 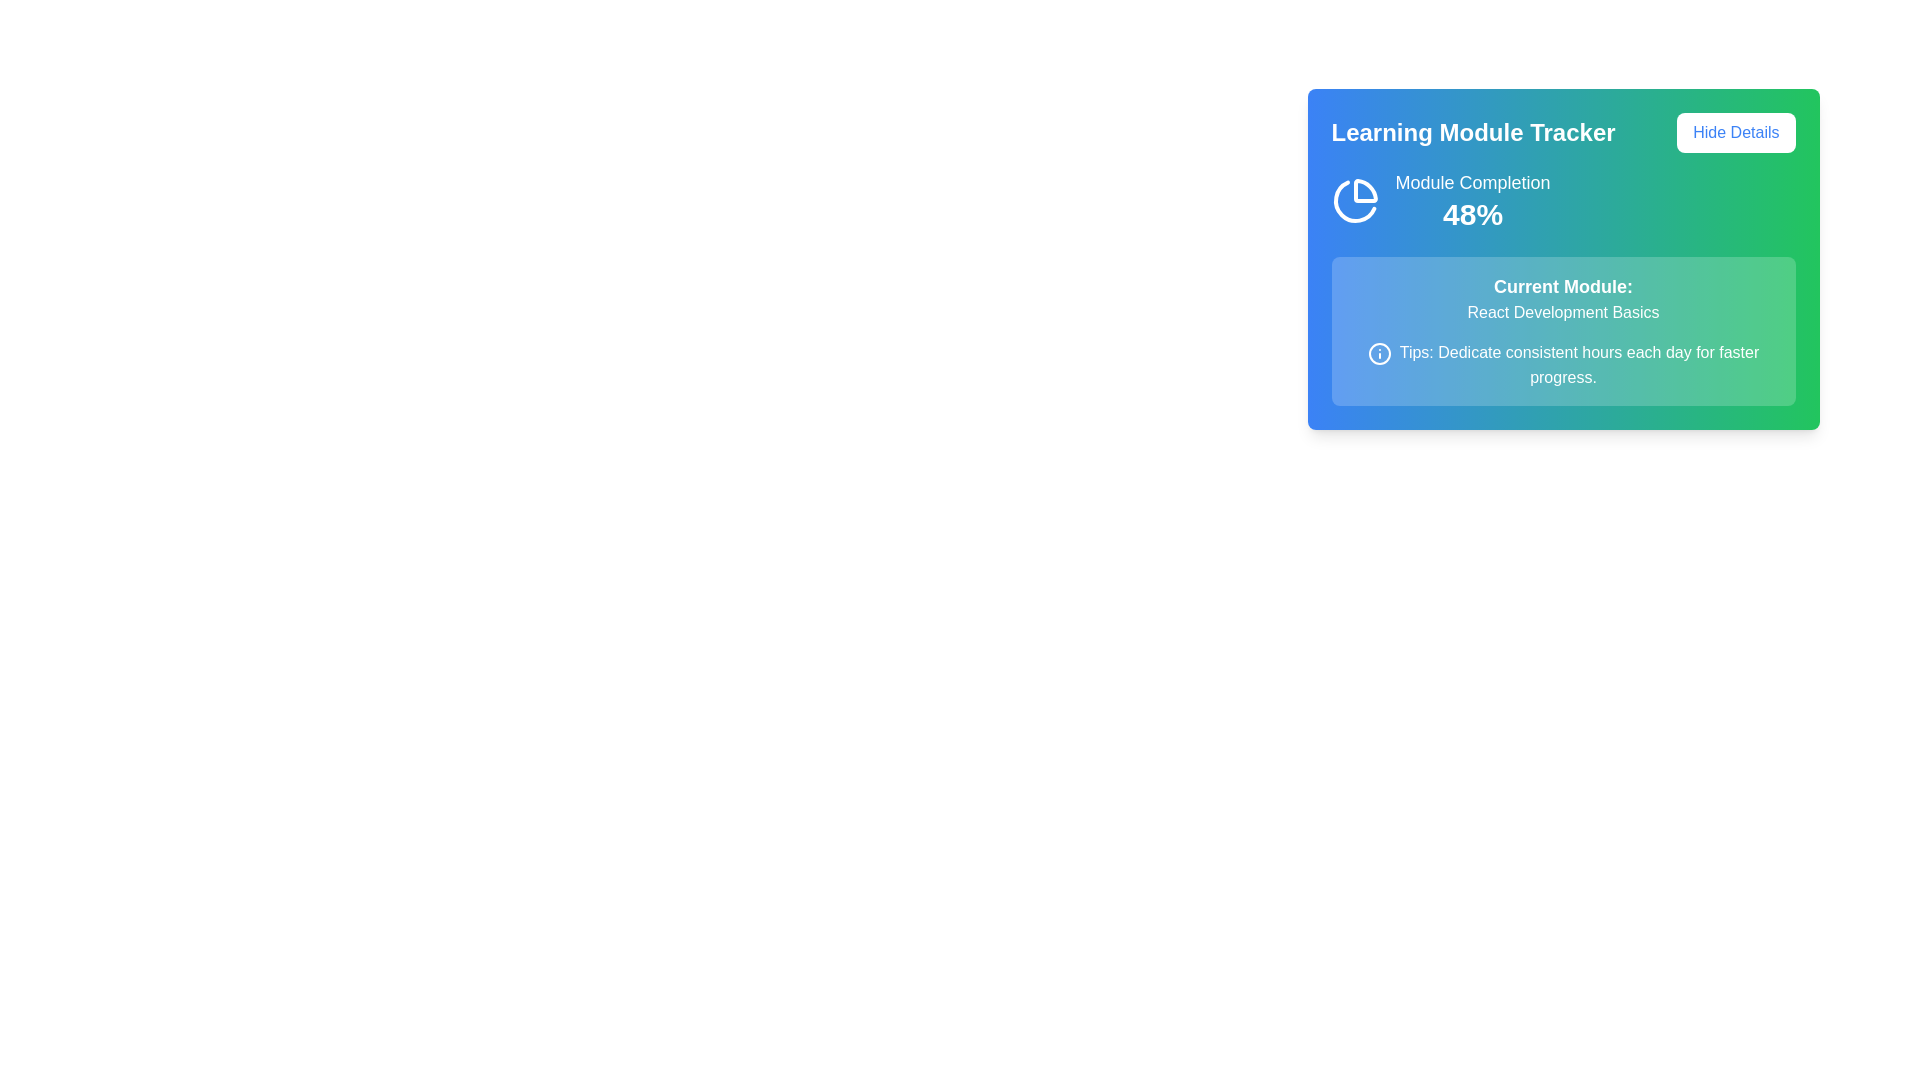 I want to click on the icon that indicates additional information, positioned to the left of the text 'Tips: Dedicate consistent hours each day for faster progress.', so click(x=1378, y=352).